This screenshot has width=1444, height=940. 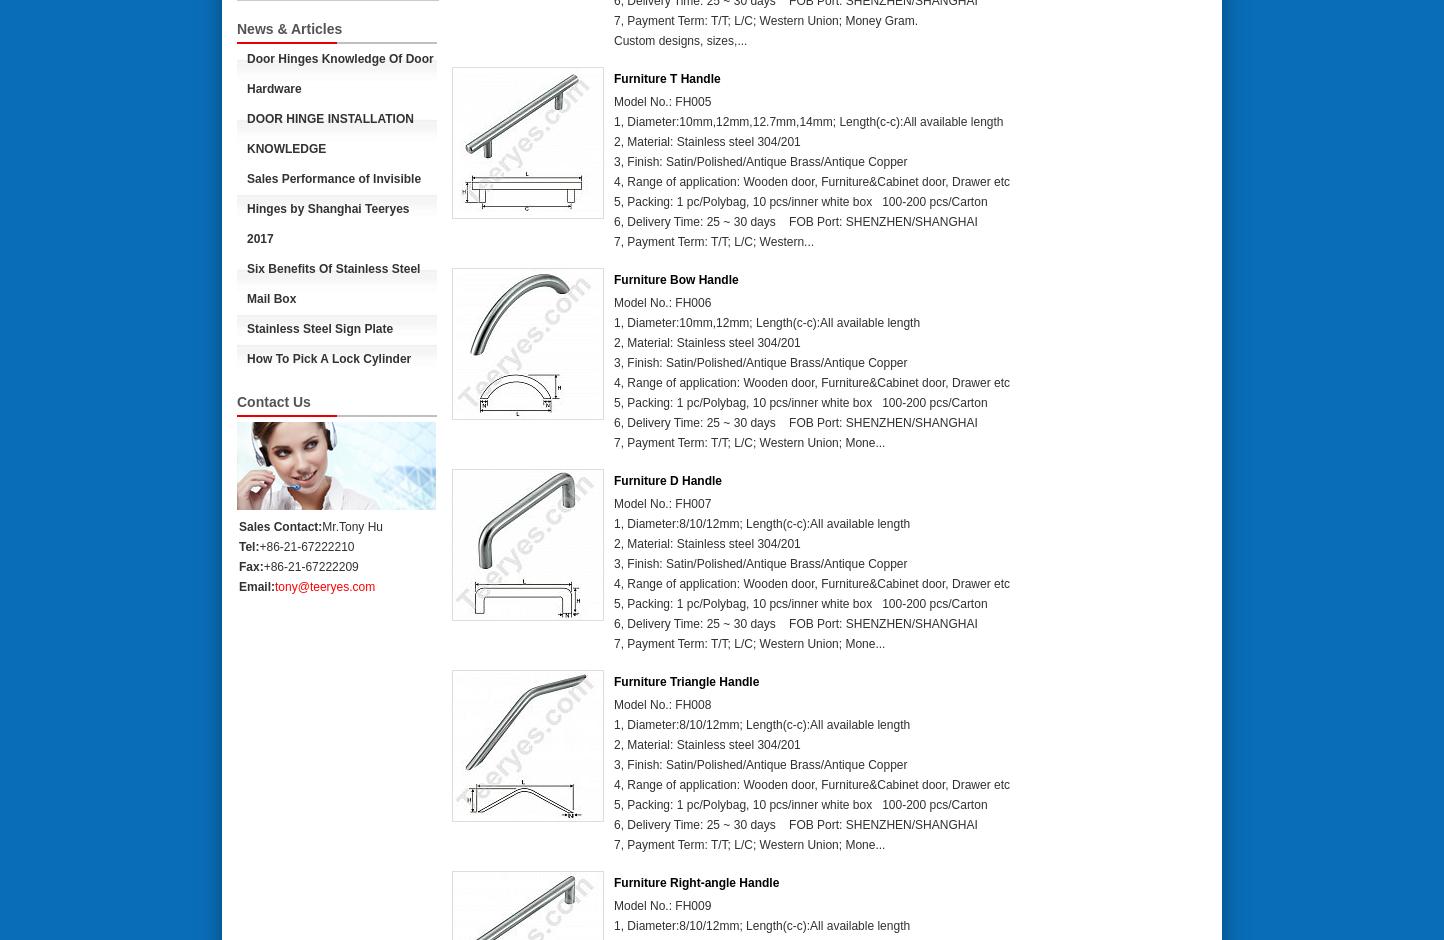 What do you see at coordinates (807, 121) in the screenshot?
I see `'1, Diameter:10mm,12mm,12.7mm,14mm; Length(c-c):All available length'` at bounding box center [807, 121].